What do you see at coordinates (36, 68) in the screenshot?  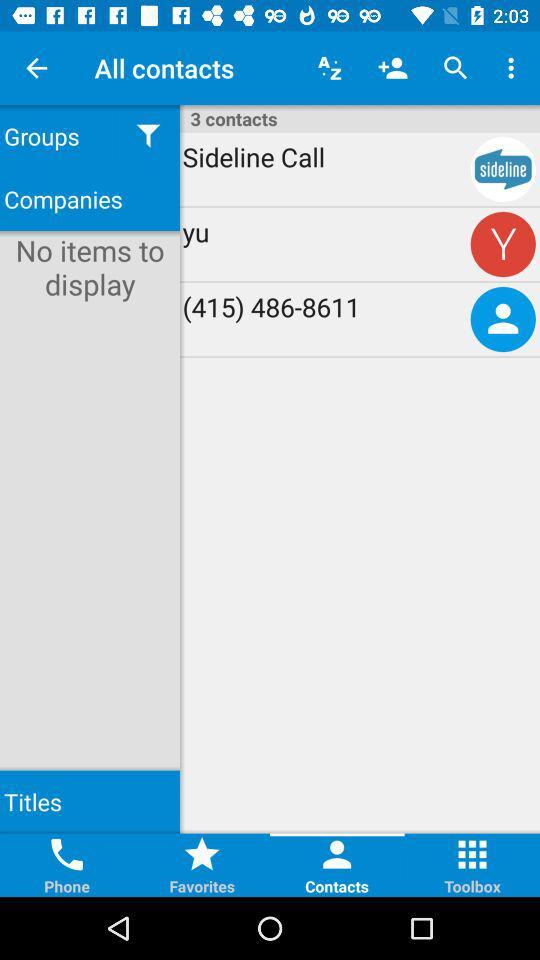 I see `the icon above groups item` at bounding box center [36, 68].